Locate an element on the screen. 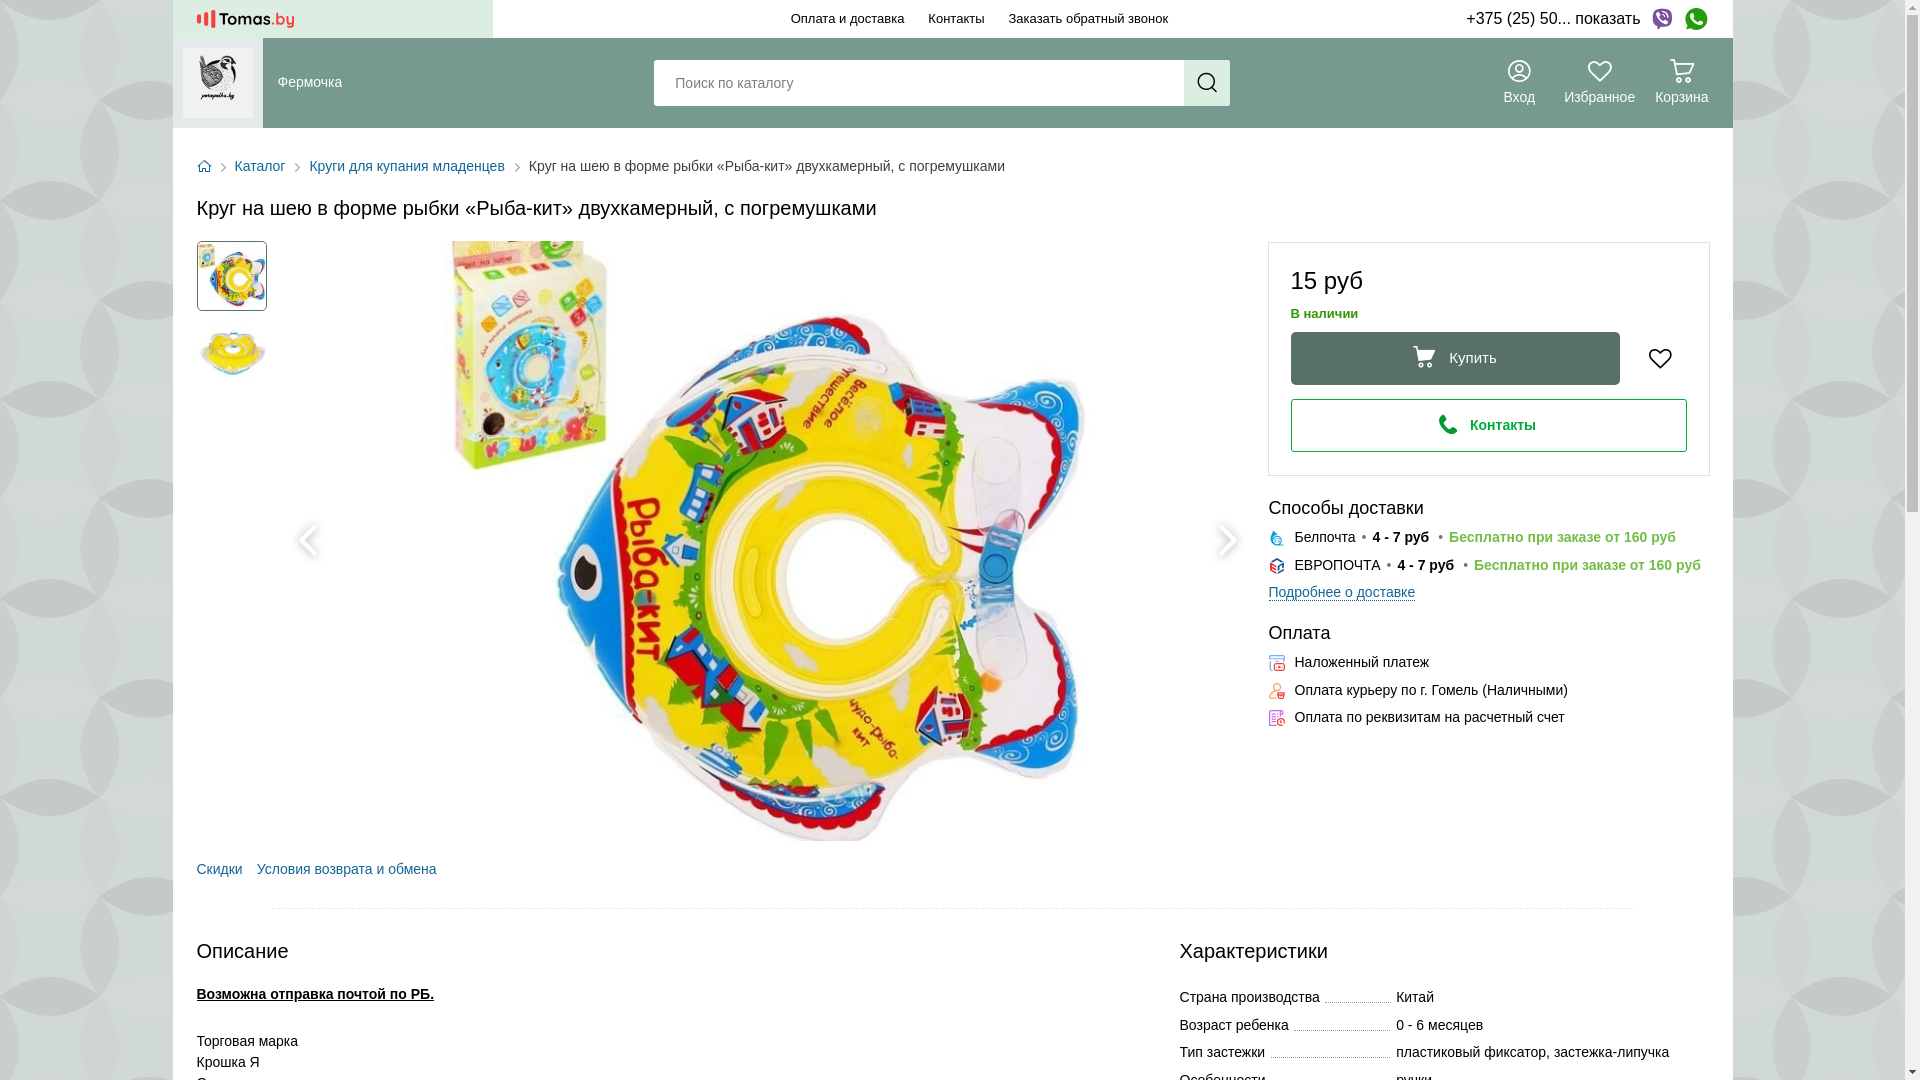  'Viber' is located at coordinates (1661, 19).